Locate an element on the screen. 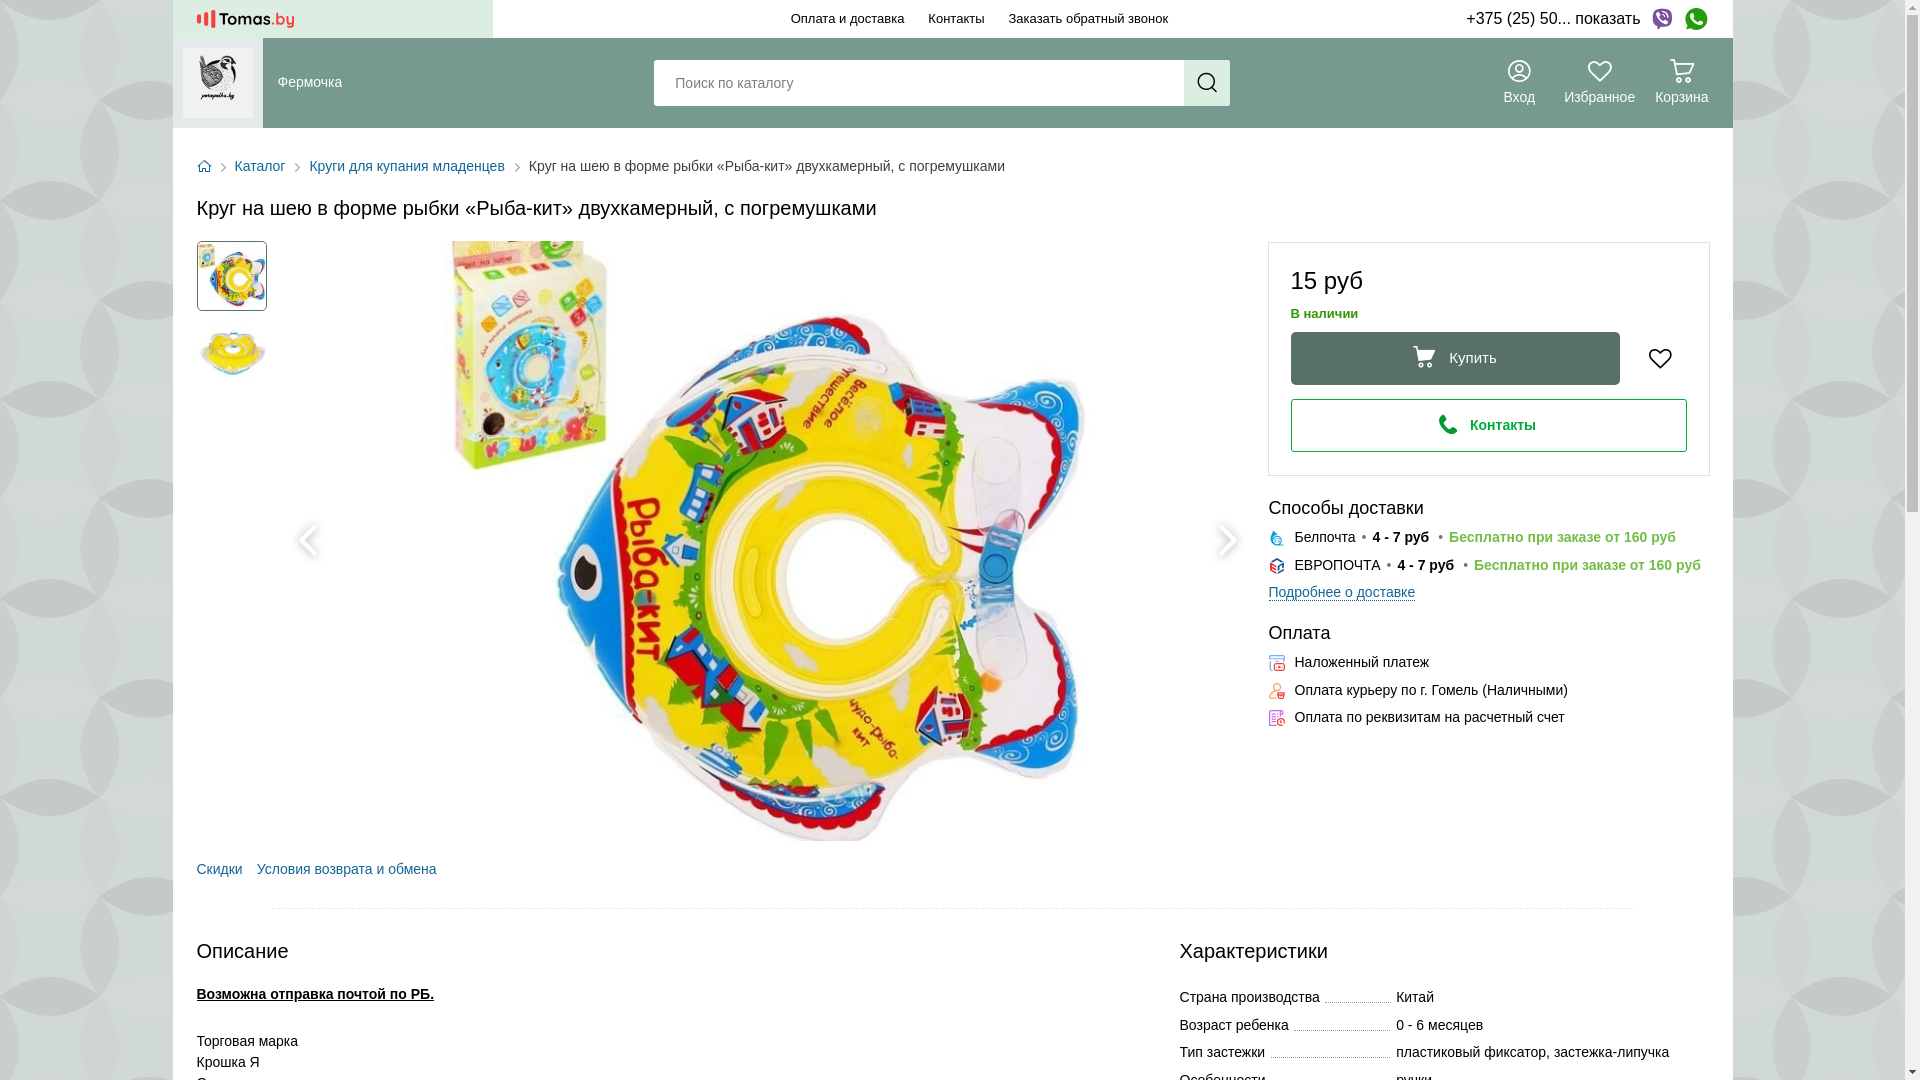  'Viber' is located at coordinates (1661, 19).